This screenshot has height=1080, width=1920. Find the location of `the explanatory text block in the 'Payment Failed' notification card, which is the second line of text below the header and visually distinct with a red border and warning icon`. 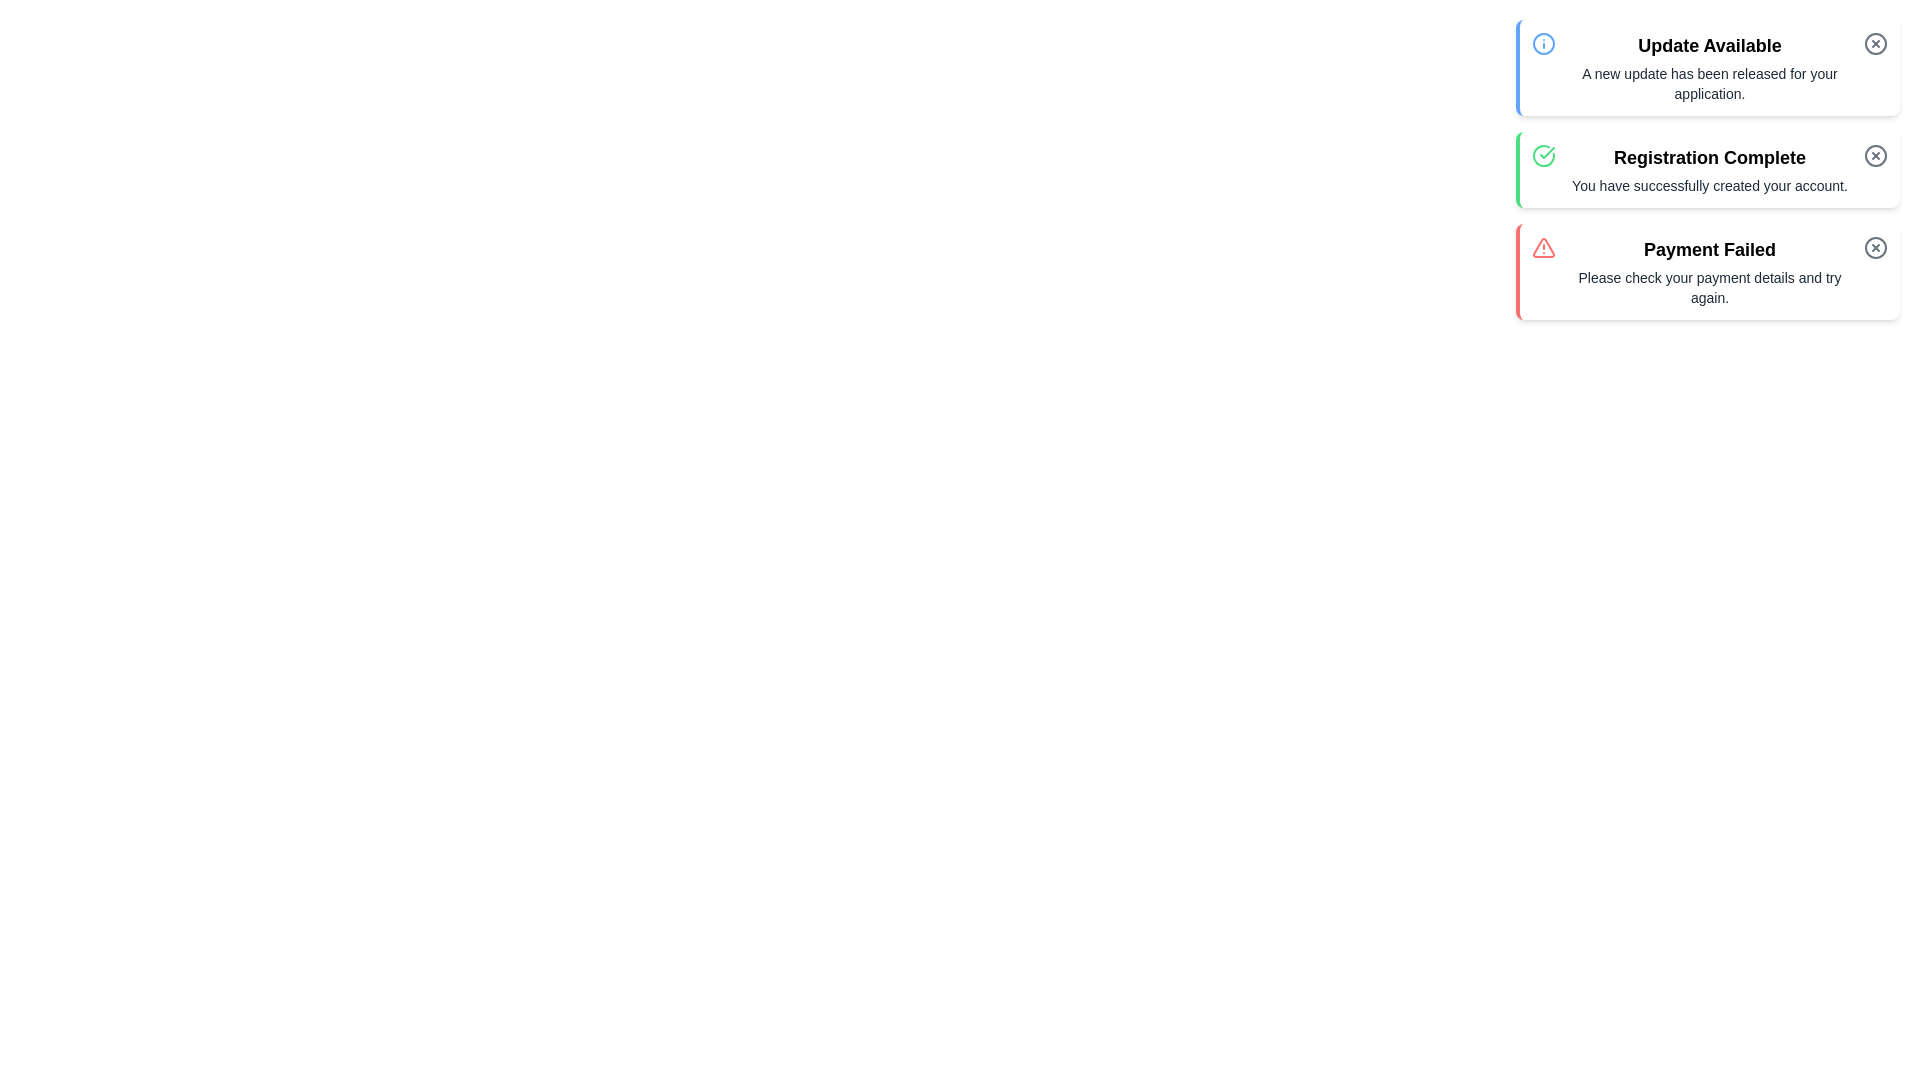

the explanatory text block in the 'Payment Failed' notification card, which is the second line of text below the header and visually distinct with a red border and warning icon is located at coordinates (1708, 288).